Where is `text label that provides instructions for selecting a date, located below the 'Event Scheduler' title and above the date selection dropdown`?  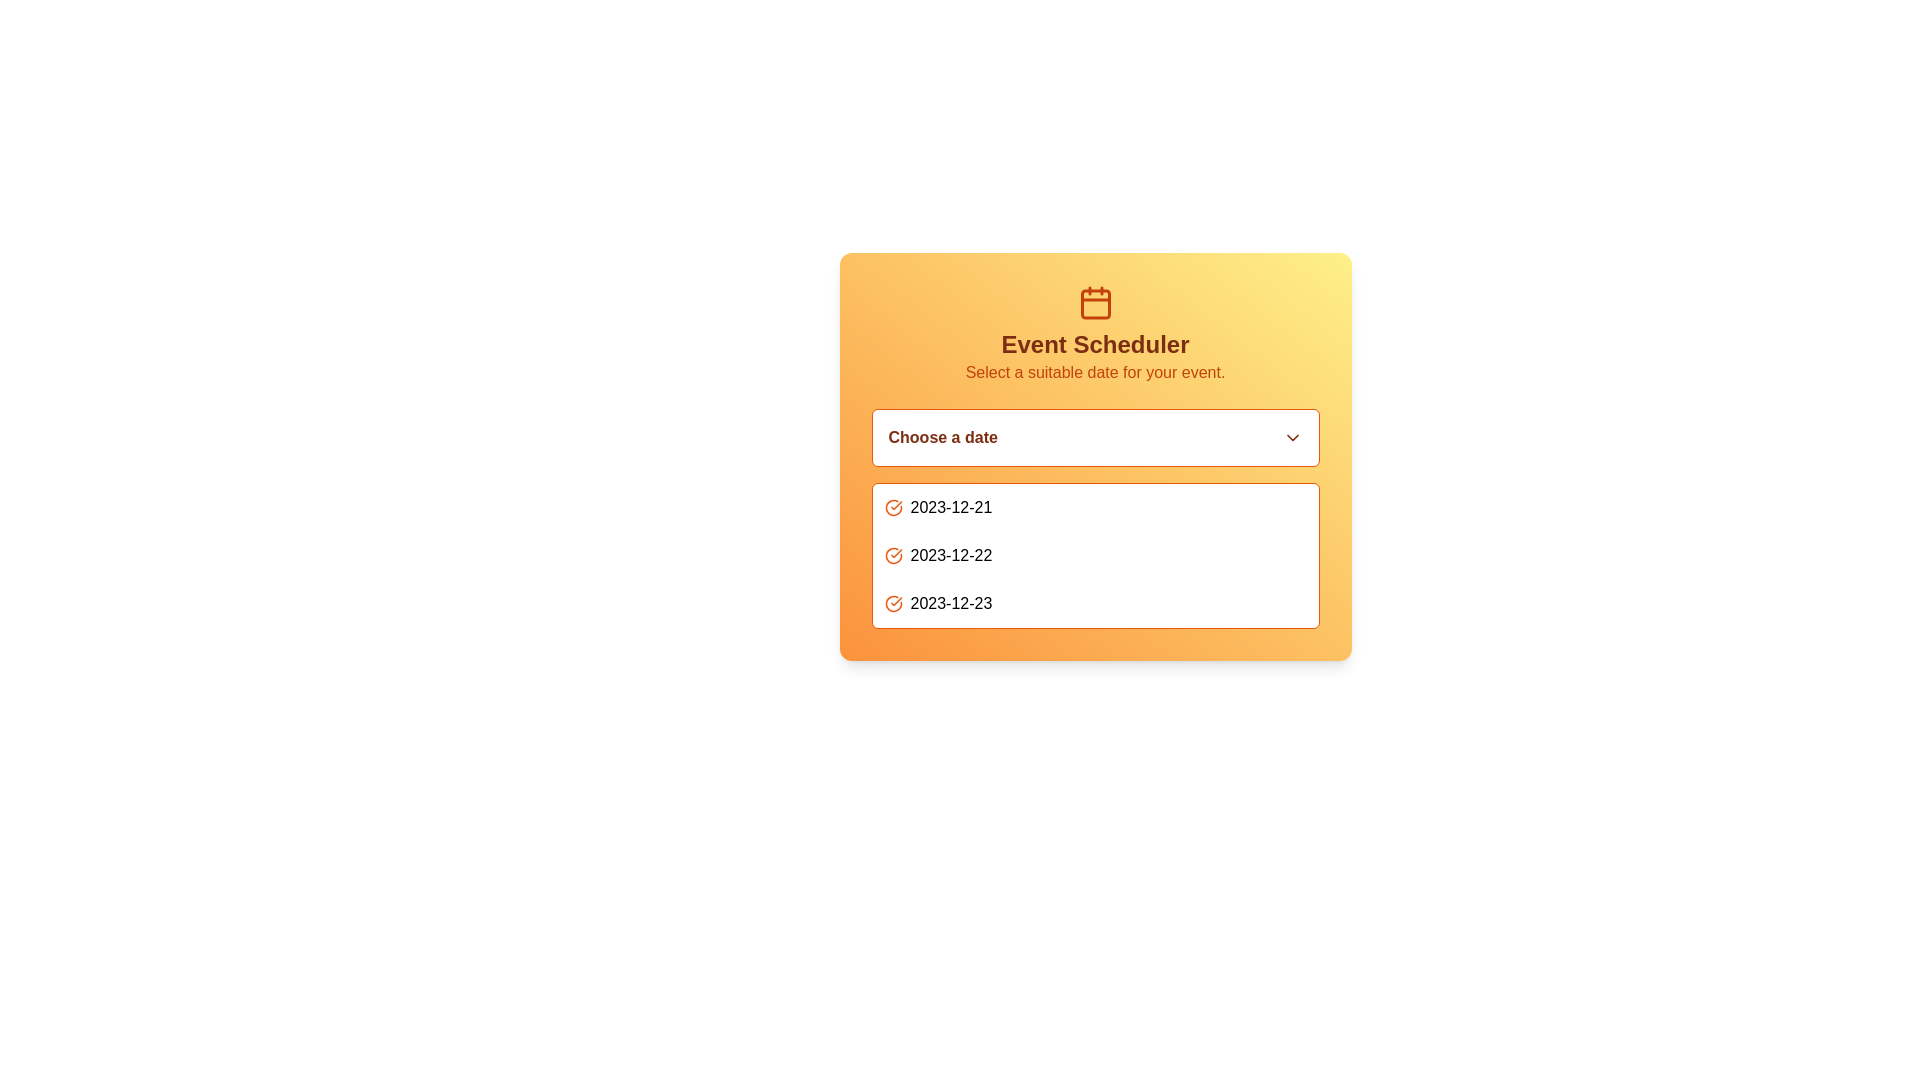
text label that provides instructions for selecting a date, located below the 'Event Scheduler' title and above the date selection dropdown is located at coordinates (1094, 373).